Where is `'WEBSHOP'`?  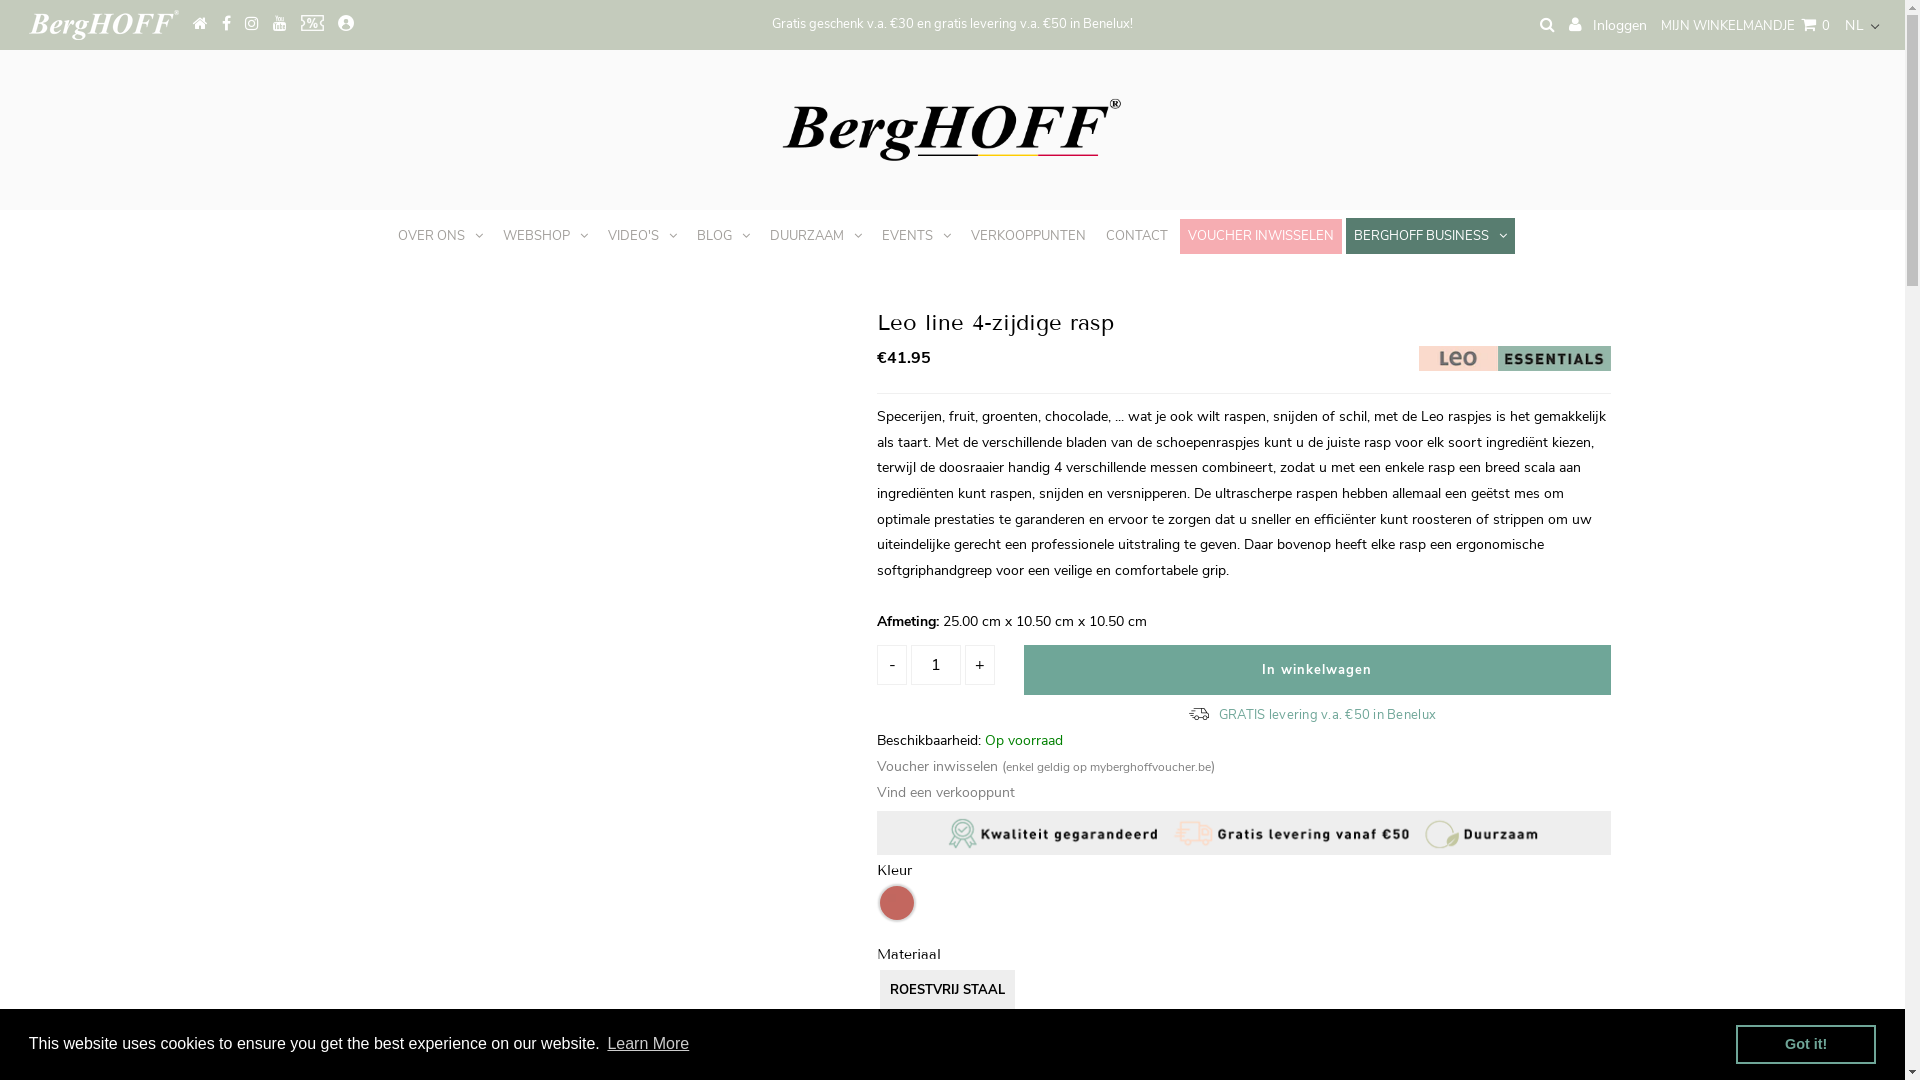
'WEBSHOP' is located at coordinates (545, 234).